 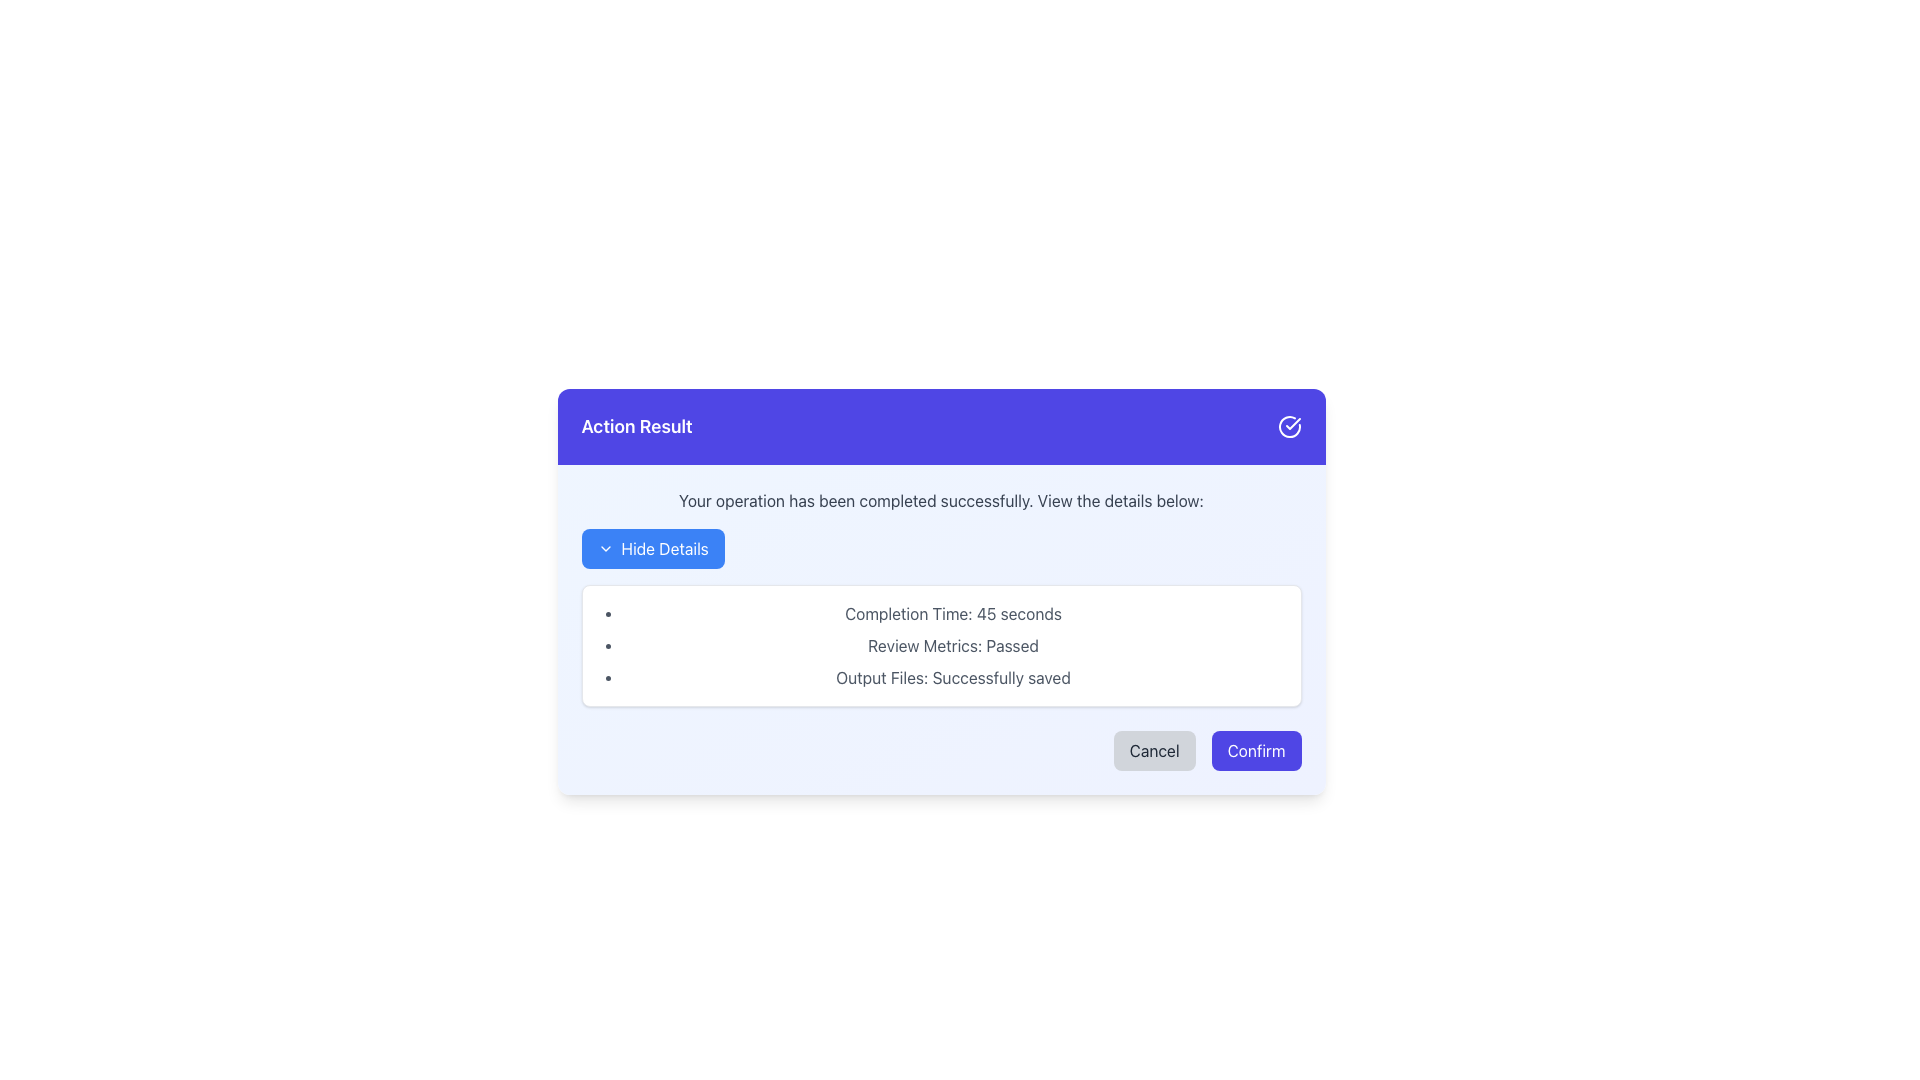 I want to click on the text label displaying 'Review Metrics: Passed', which is the second item in a vertically stacked bulleted list, positioned between 'Completion Time: 45 seconds' and 'Output Files: Successfully saved', so click(x=952, y=645).